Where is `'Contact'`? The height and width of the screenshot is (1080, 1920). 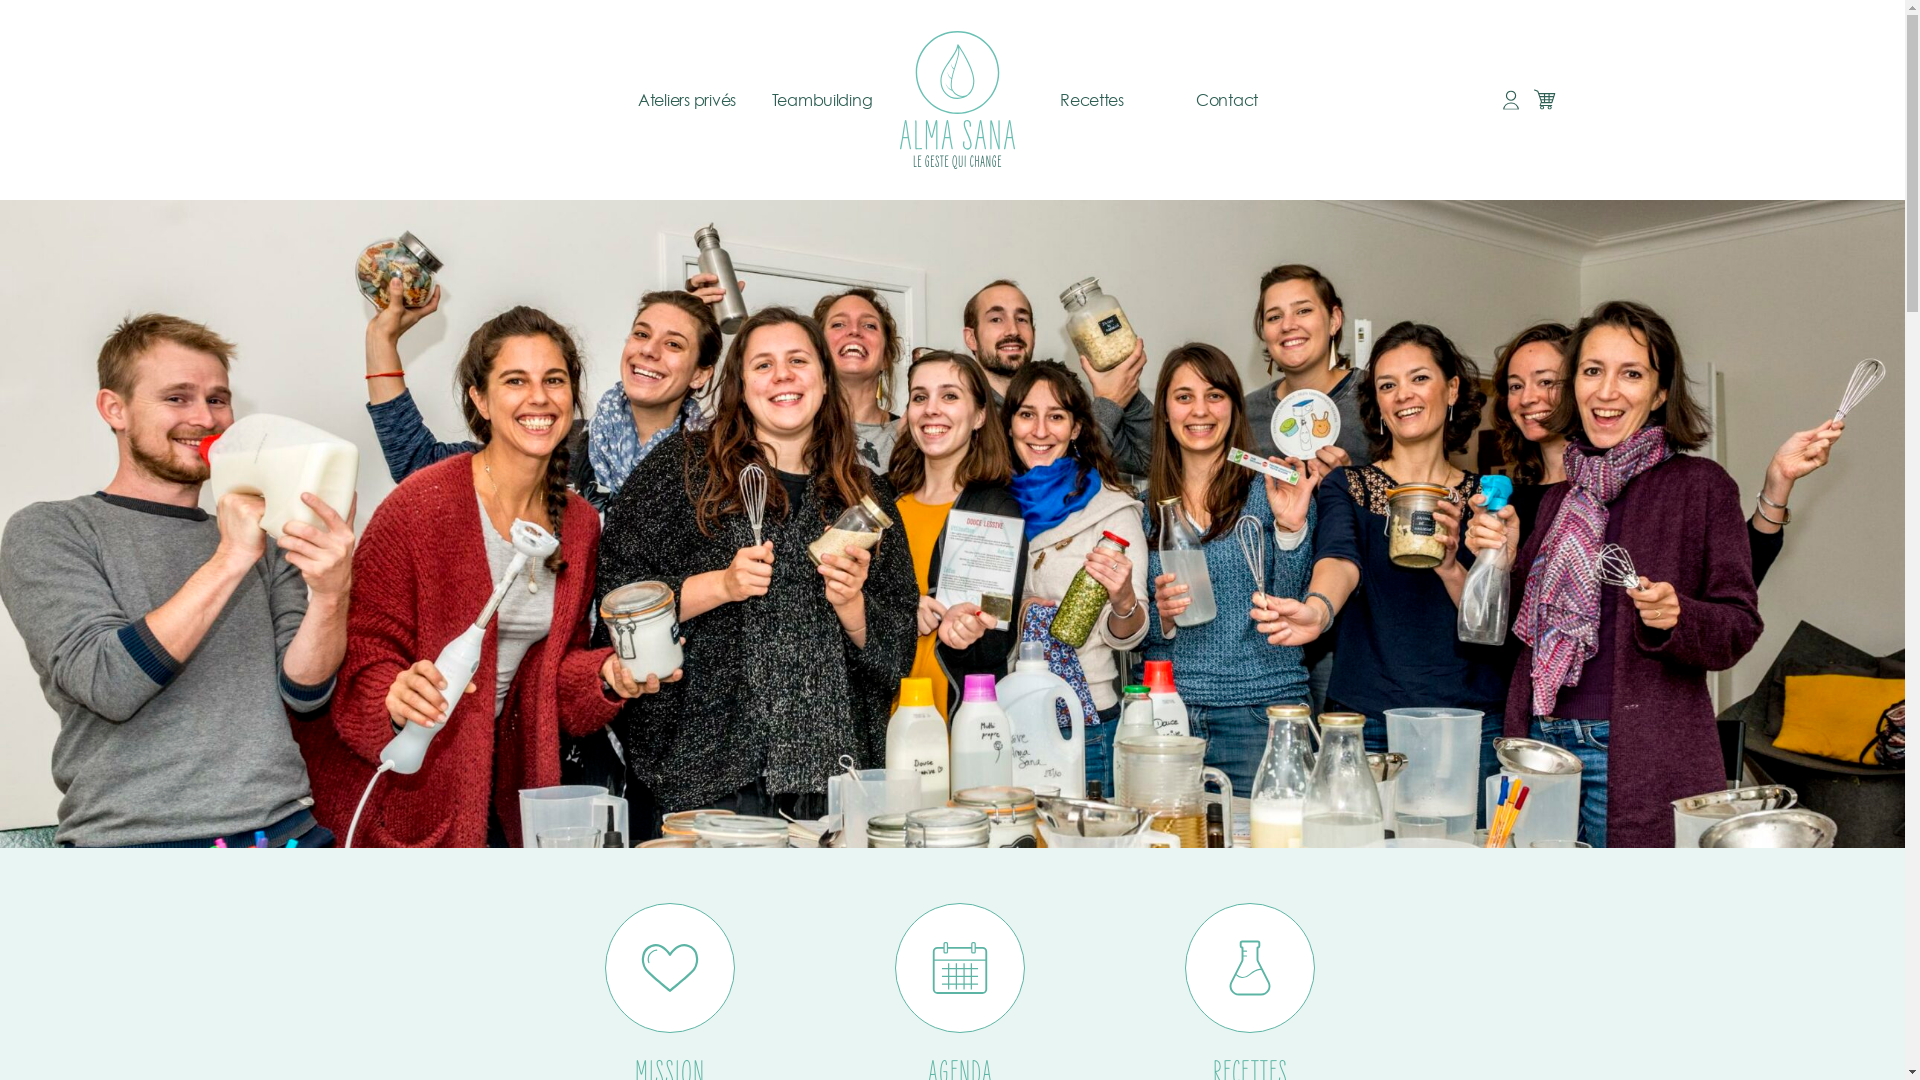 'Contact' is located at coordinates (1195, 100).